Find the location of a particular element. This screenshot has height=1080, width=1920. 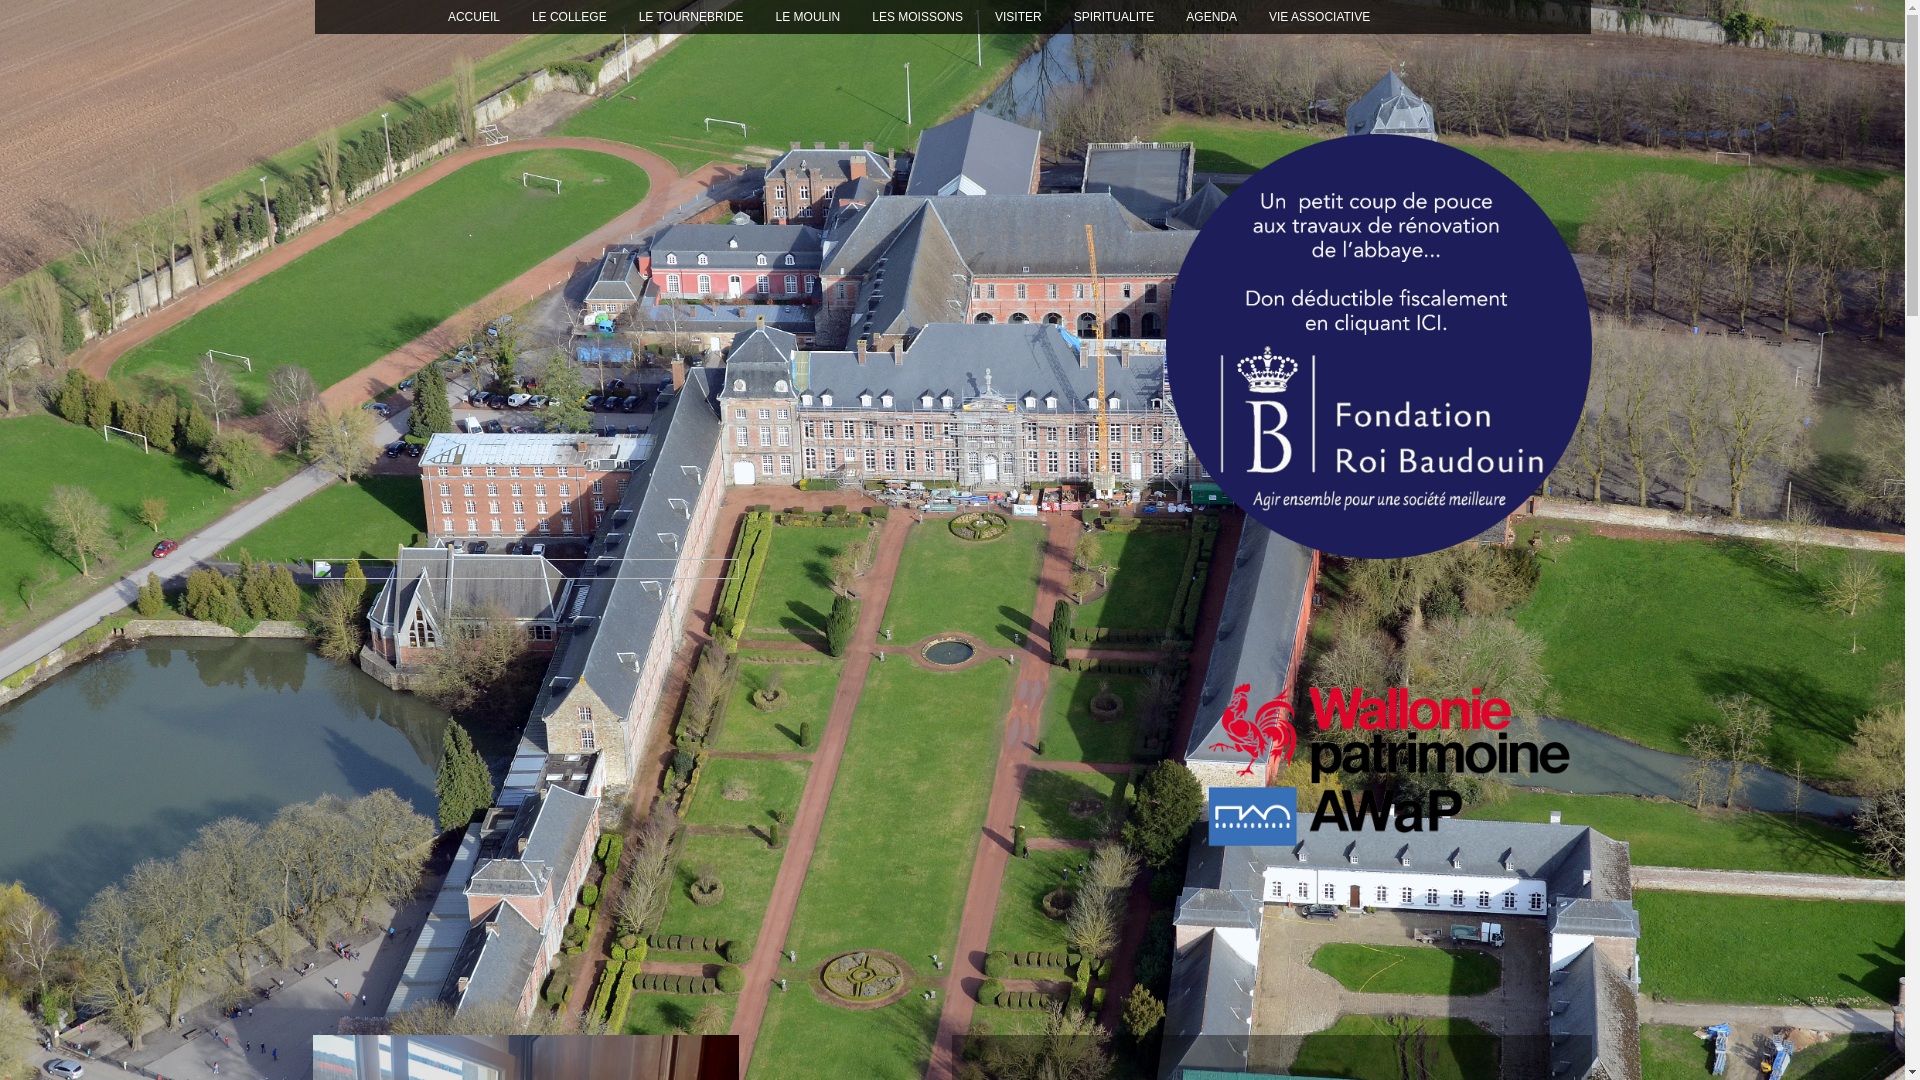

'VIE ASSOCIATIVE' is located at coordinates (1319, 16).